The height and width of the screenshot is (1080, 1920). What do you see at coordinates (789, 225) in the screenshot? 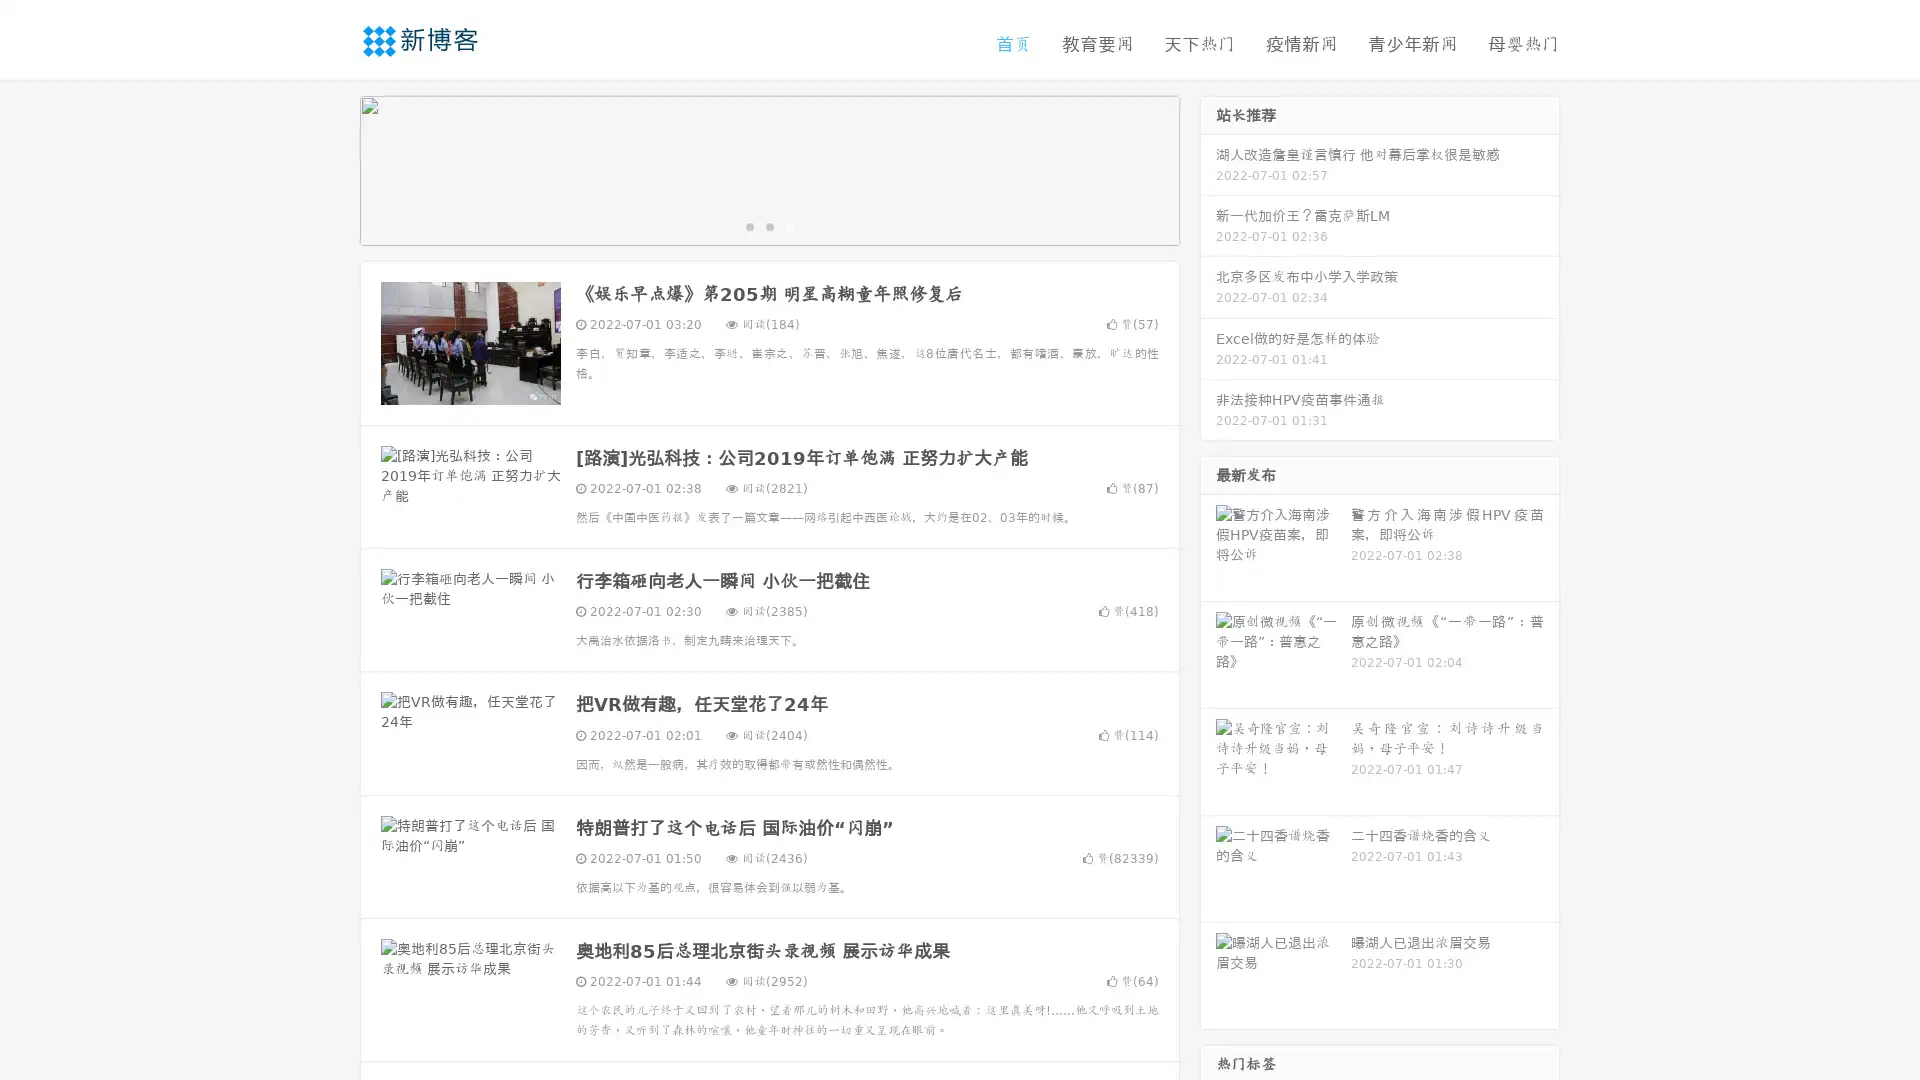
I see `Go to slide 3` at bounding box center [789, 225].